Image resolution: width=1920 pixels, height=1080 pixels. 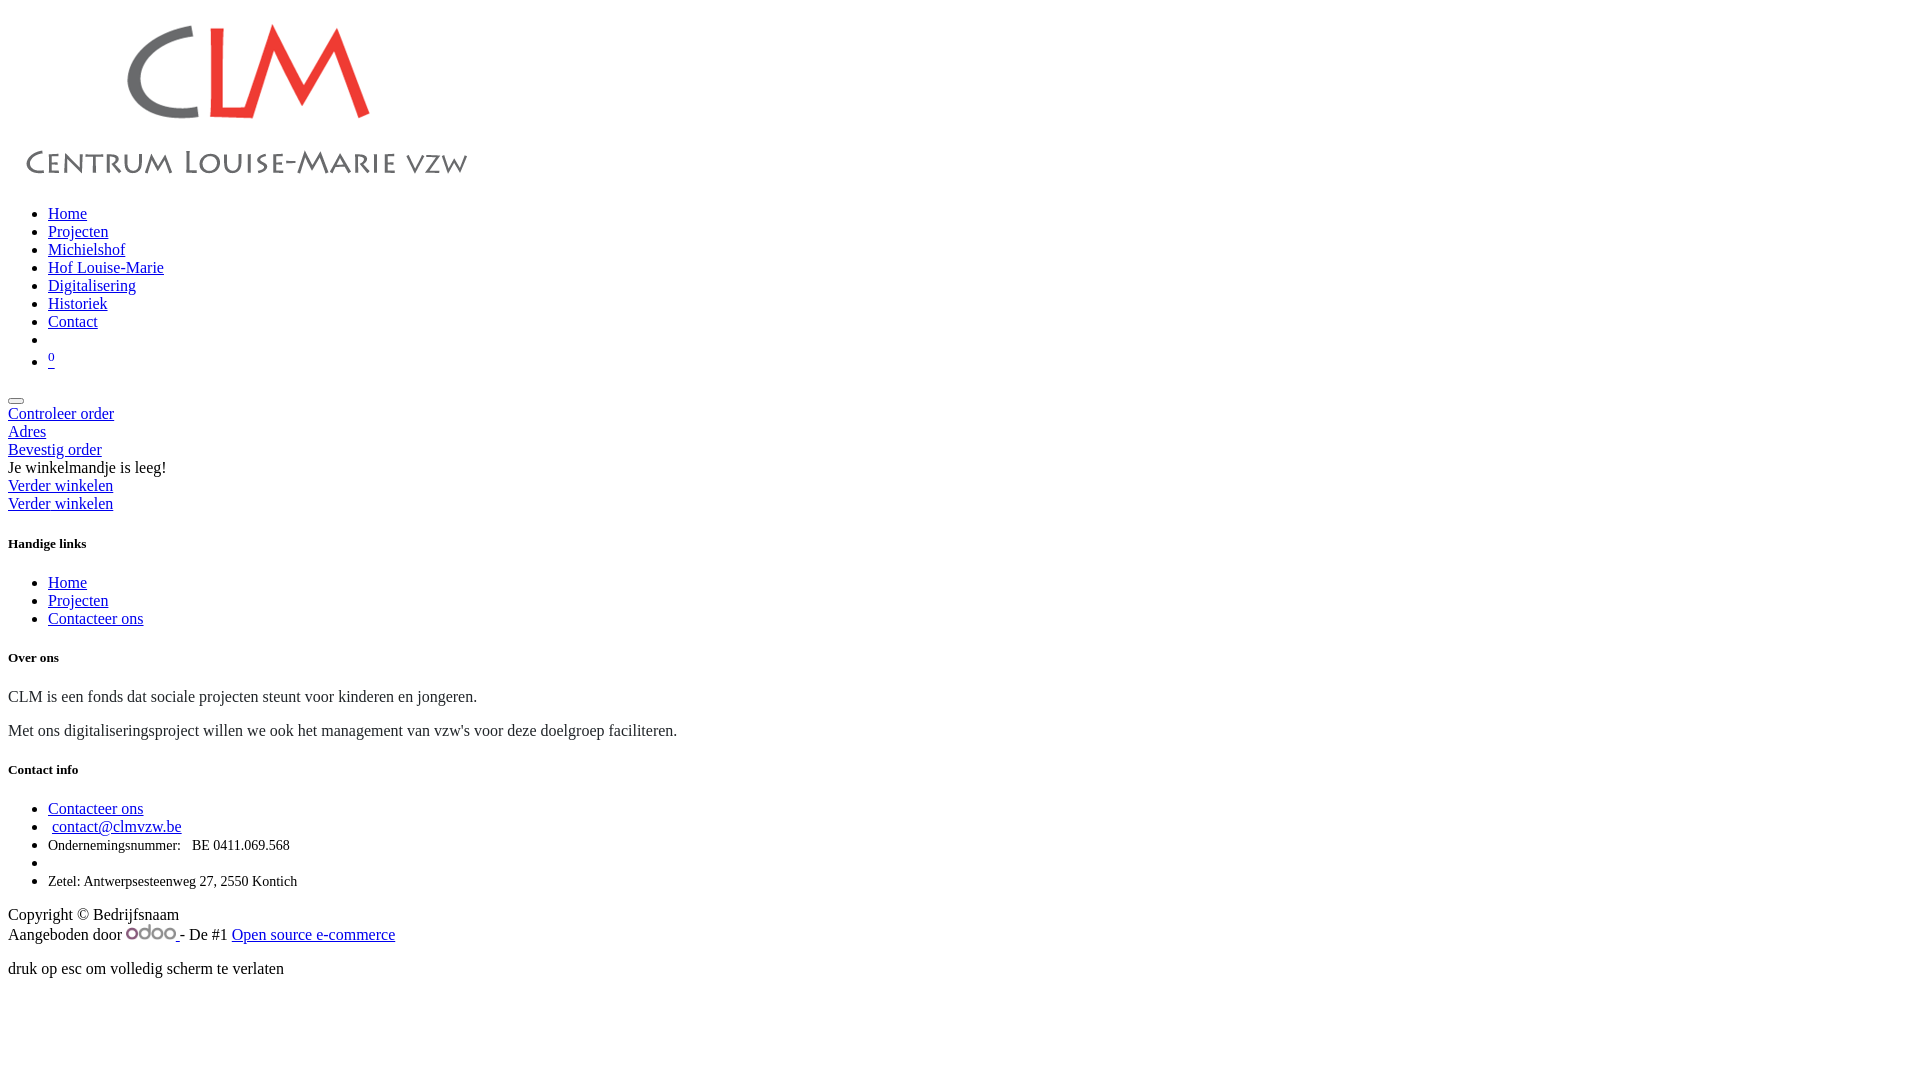 I want to click on 'Contact', so click(x=72, y=320).